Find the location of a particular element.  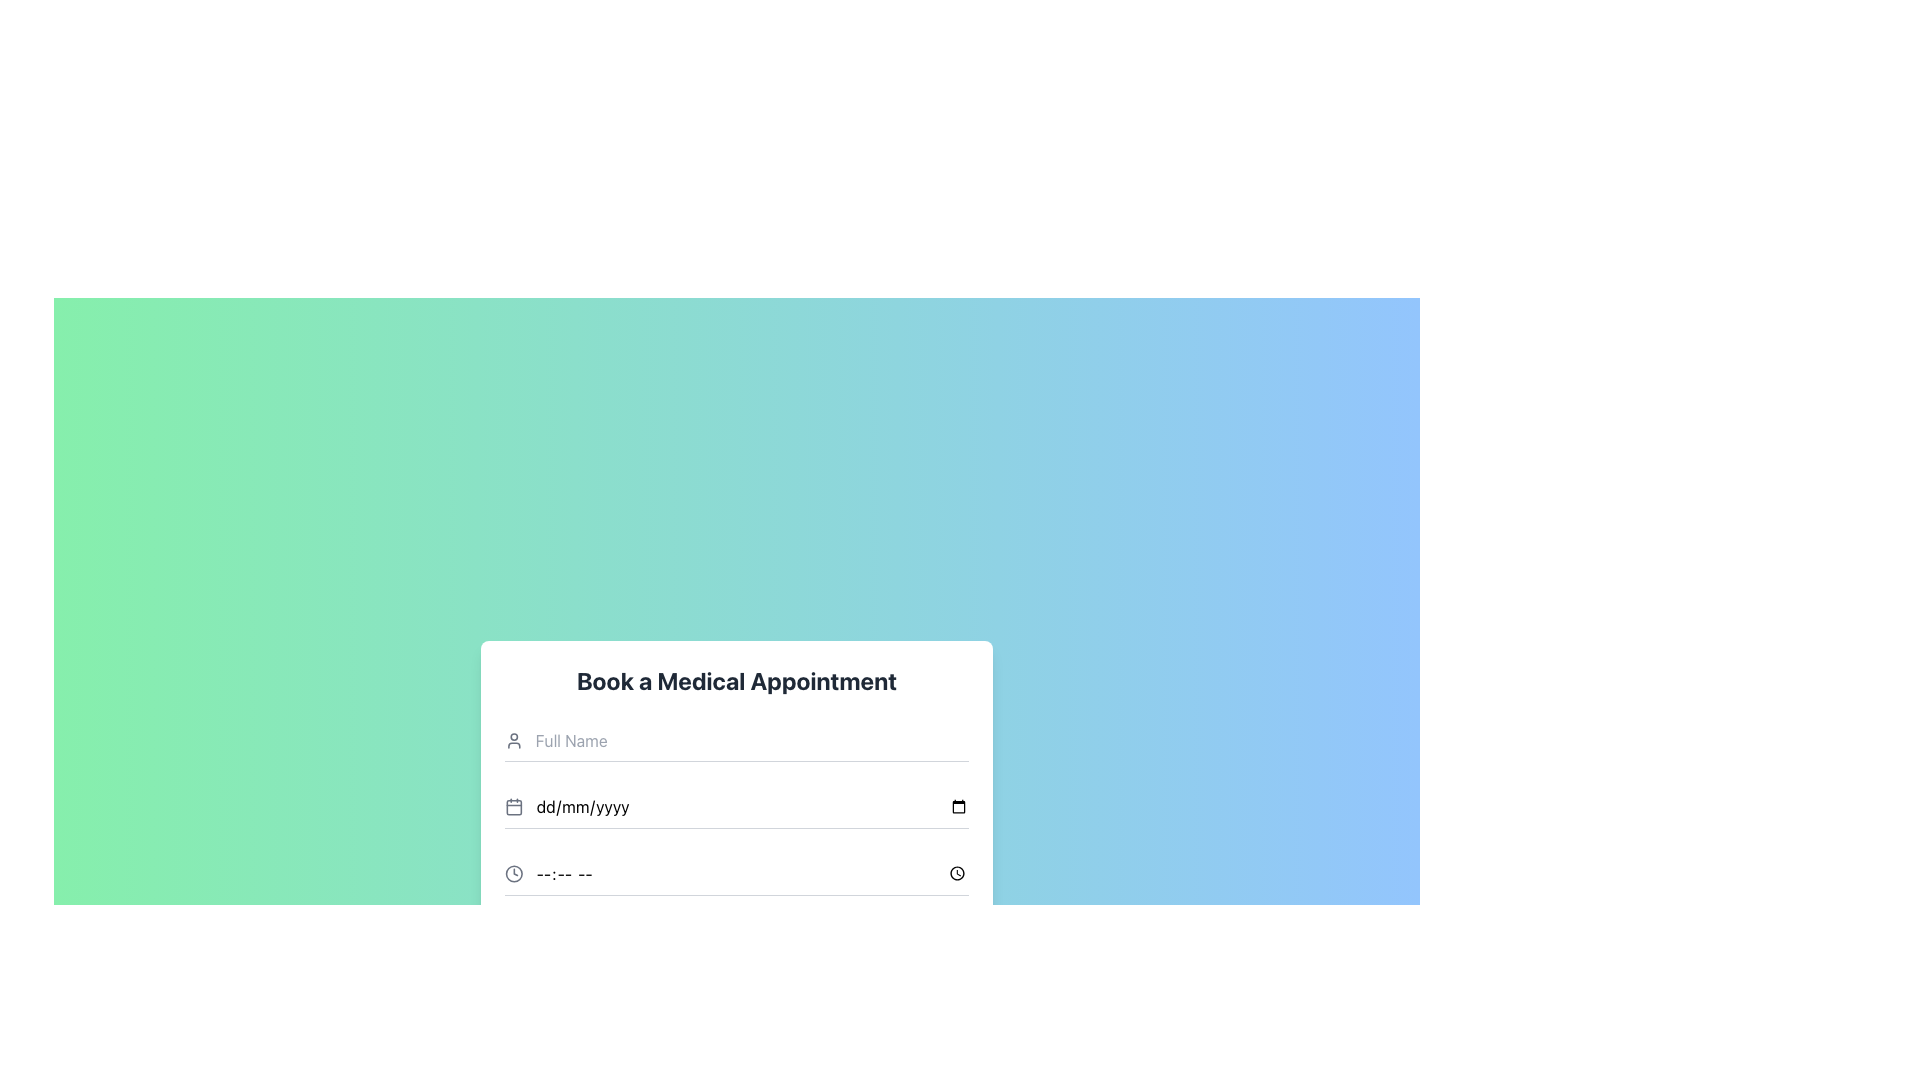

the Time input field, which is the fourth input field in the 'Book a Medical Appointment' form, located below the 'Appointment Date' field and above the form action buttons is located at coordinates (736, 873).